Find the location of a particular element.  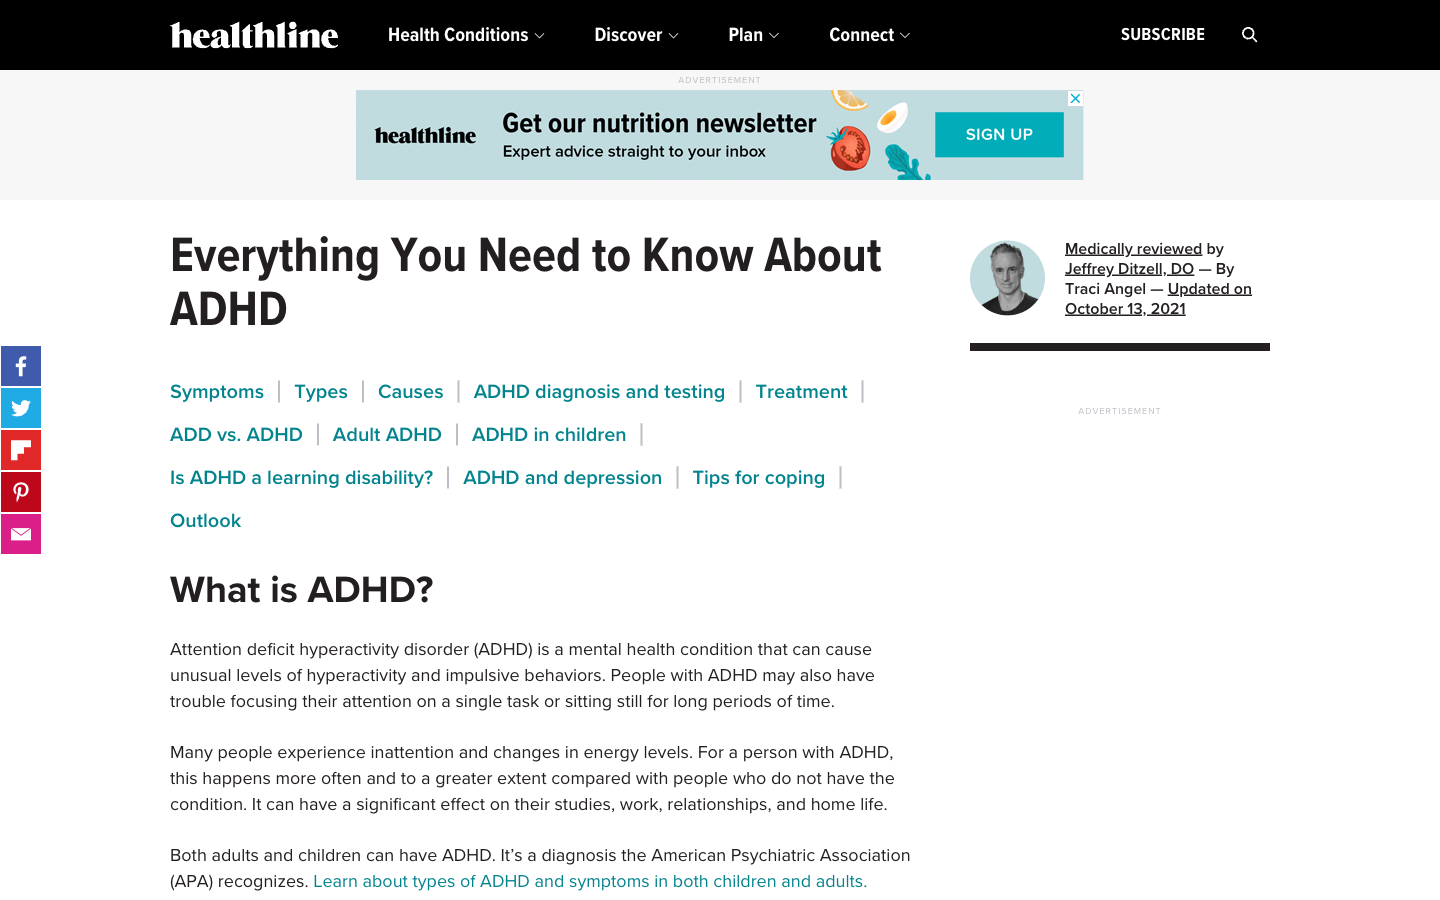

Look up strategies for dealing with ADHD is located at coordinates (757, 476).